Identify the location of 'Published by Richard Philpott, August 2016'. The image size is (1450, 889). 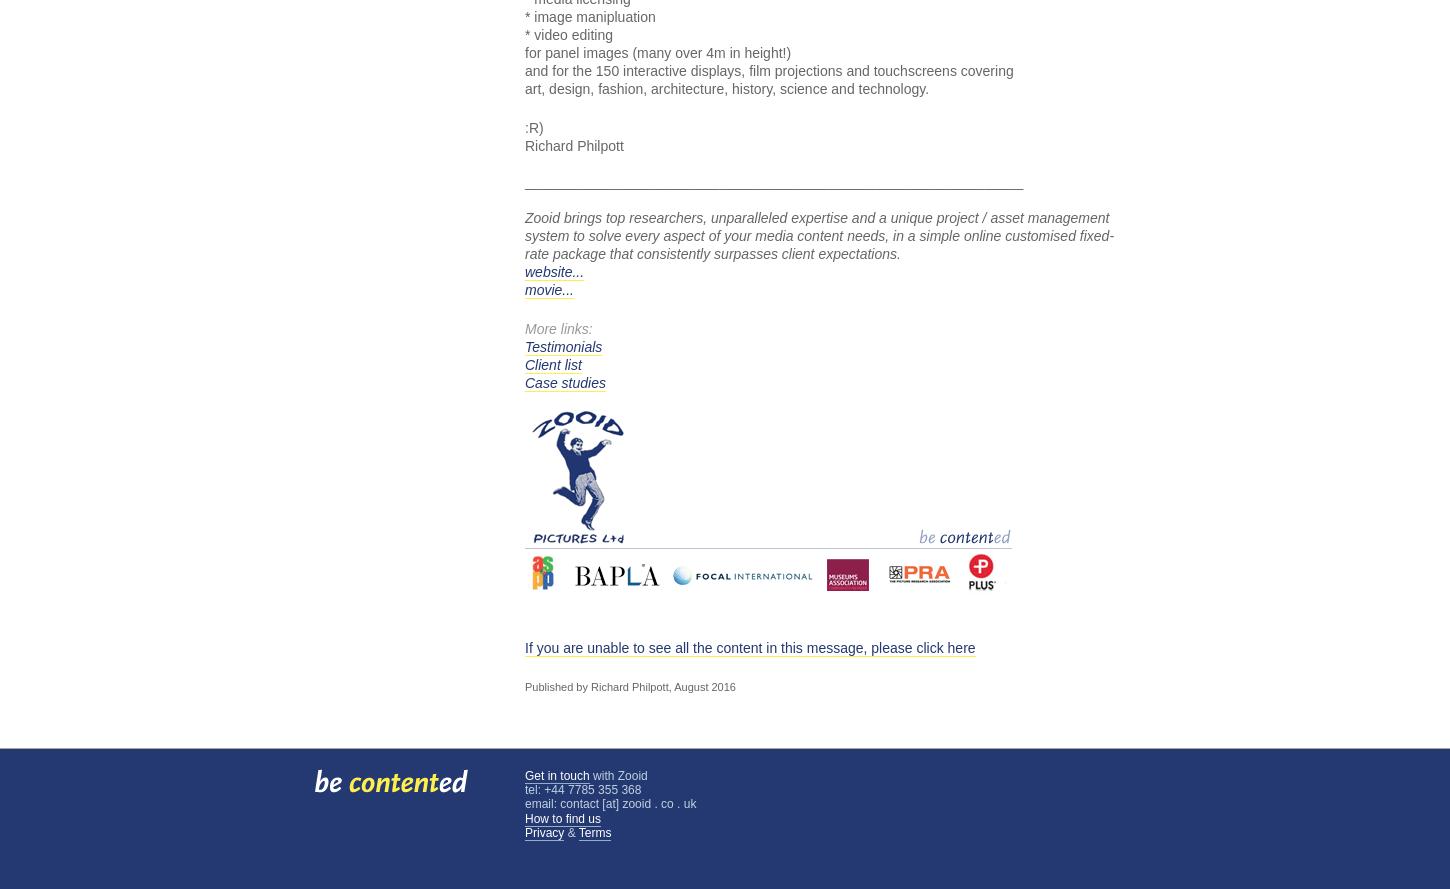
(629, 687).